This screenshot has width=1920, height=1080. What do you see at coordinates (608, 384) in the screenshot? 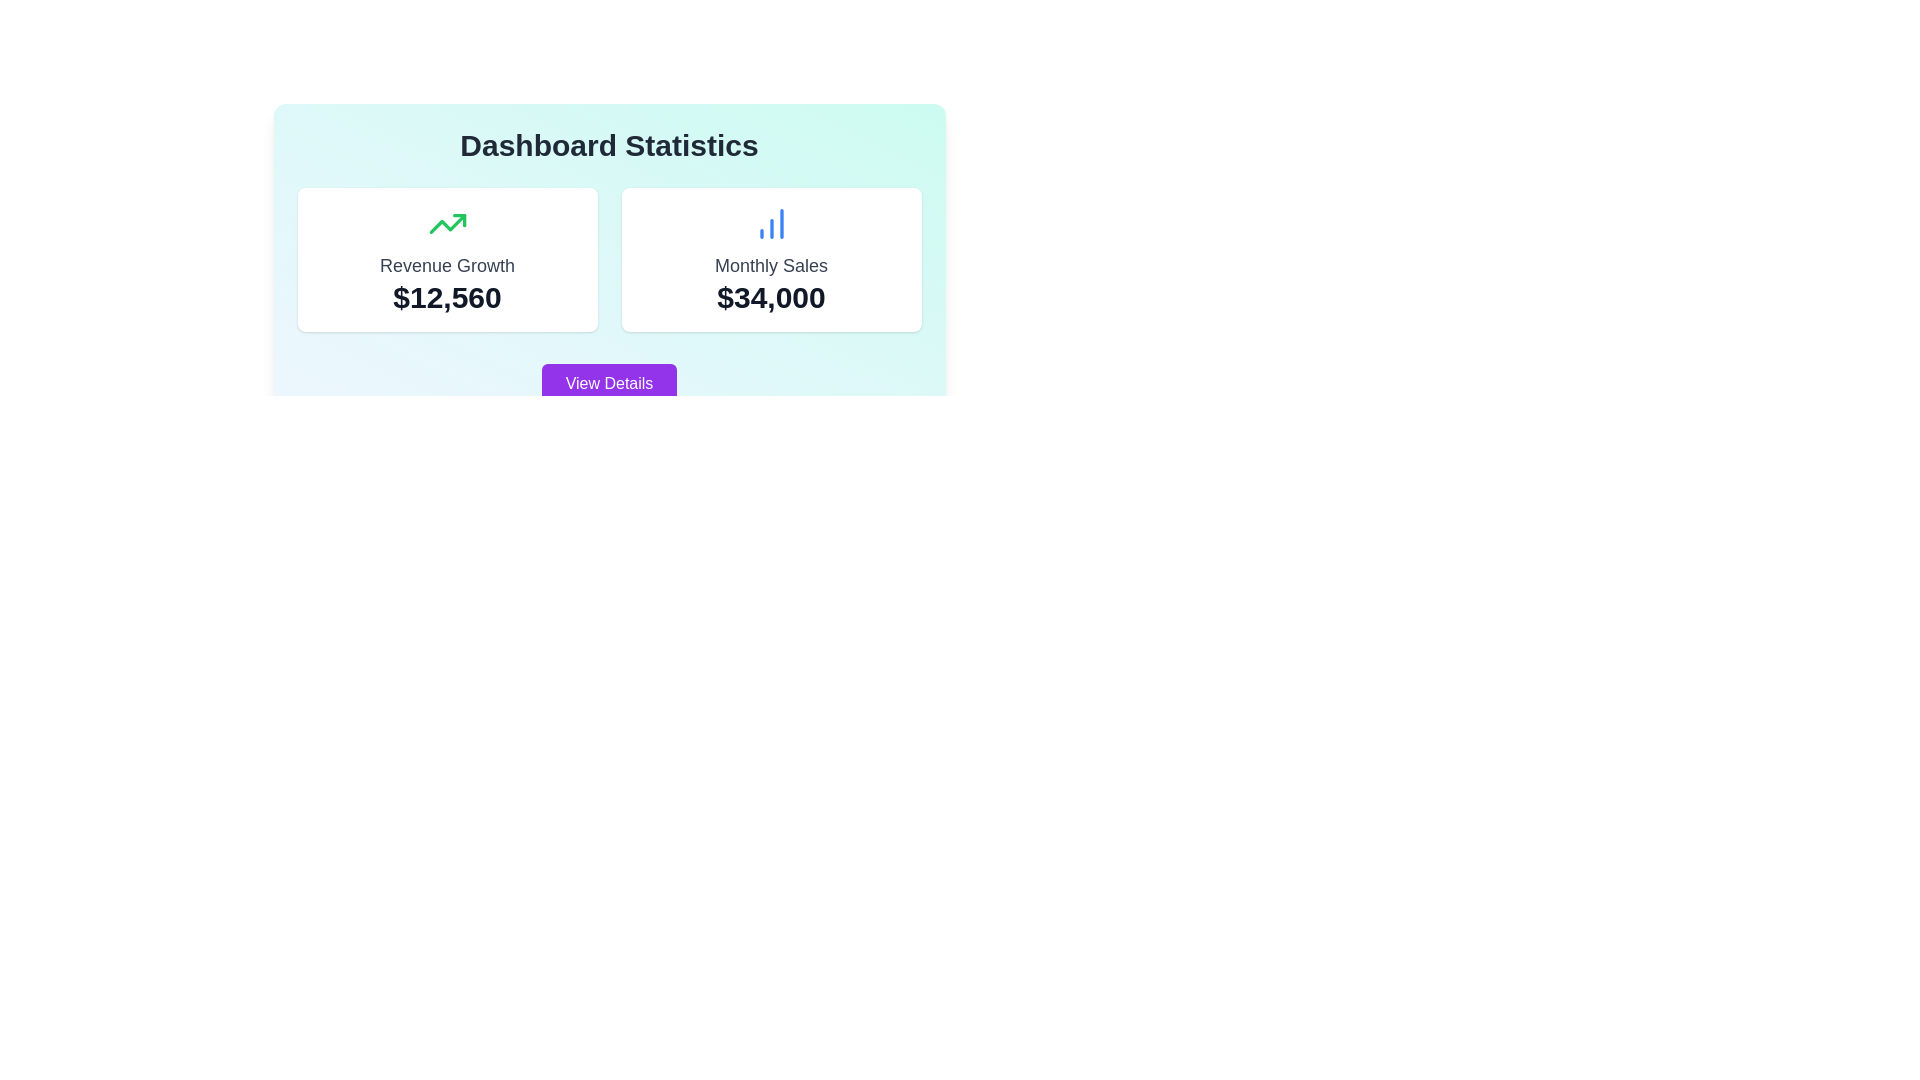
I see `the button located at the bottom center of the statistics card to change its background color` at bounding box center [608, 384].